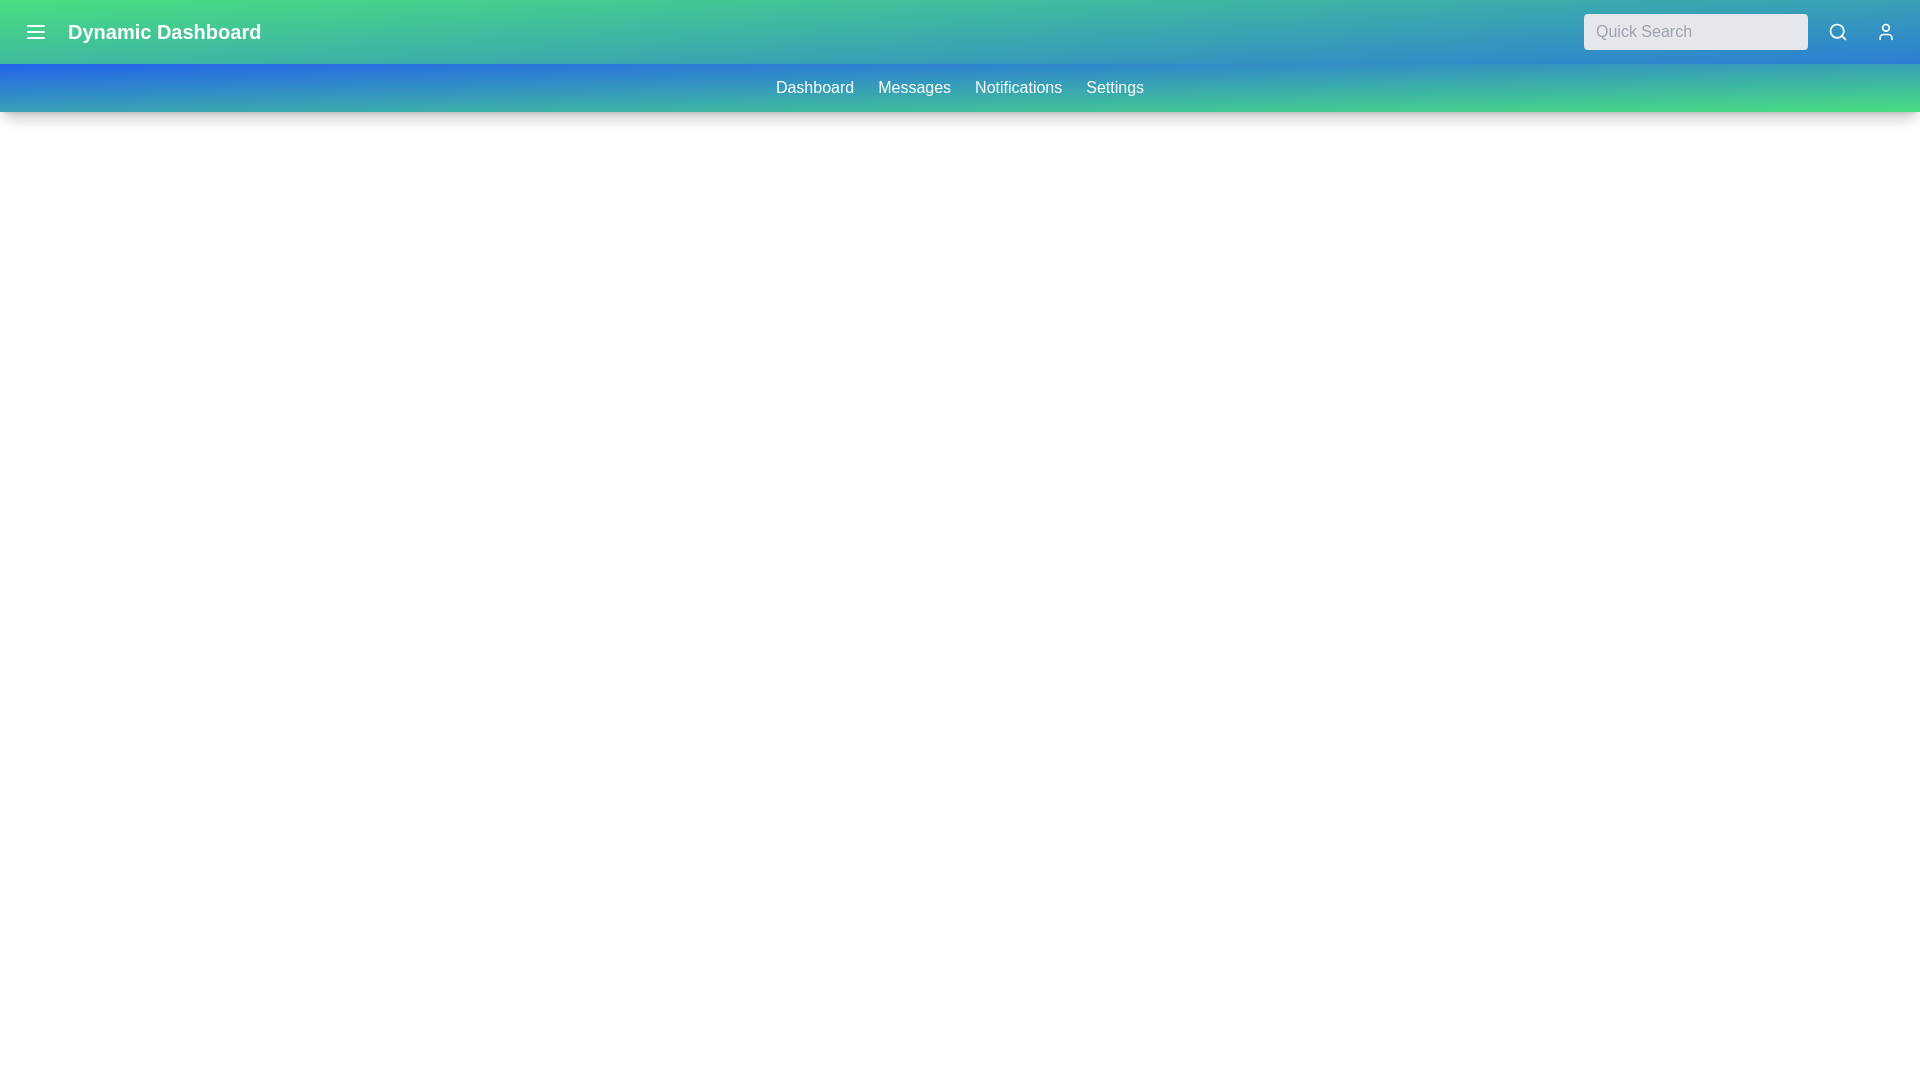 The image size is (1920, 1080). What do you see at coordinates (164, 31) in the screenshot?
I see `the static text label displaying 'Dynamic Dashboard' which is styled in bold white font and aligned to the left on a gradient background in the top navigation bar` at bounding box center [164, 31].